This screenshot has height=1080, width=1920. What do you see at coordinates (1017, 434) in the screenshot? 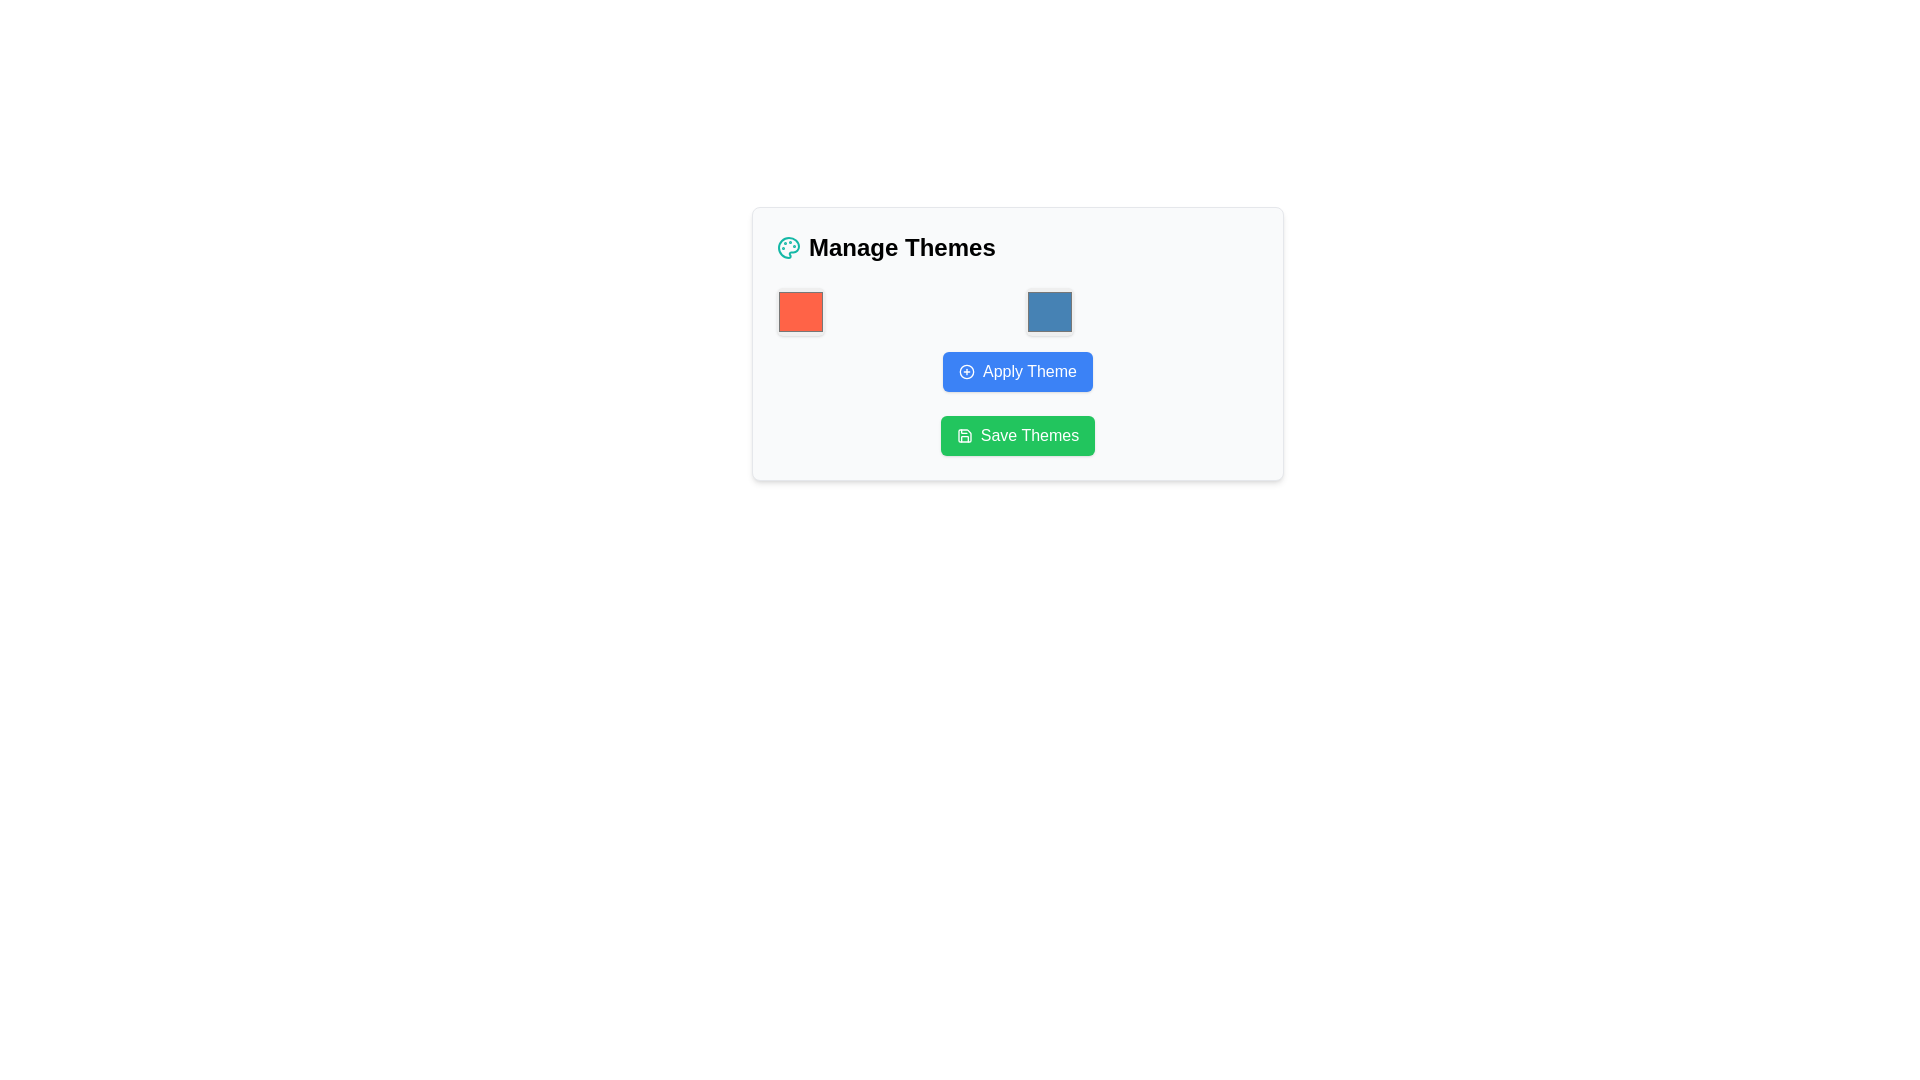
I see `the green 'Save Themes' button with a save icon, located at the bottom of the 'Manage Themes' section` at bounding box center [1017, 434].